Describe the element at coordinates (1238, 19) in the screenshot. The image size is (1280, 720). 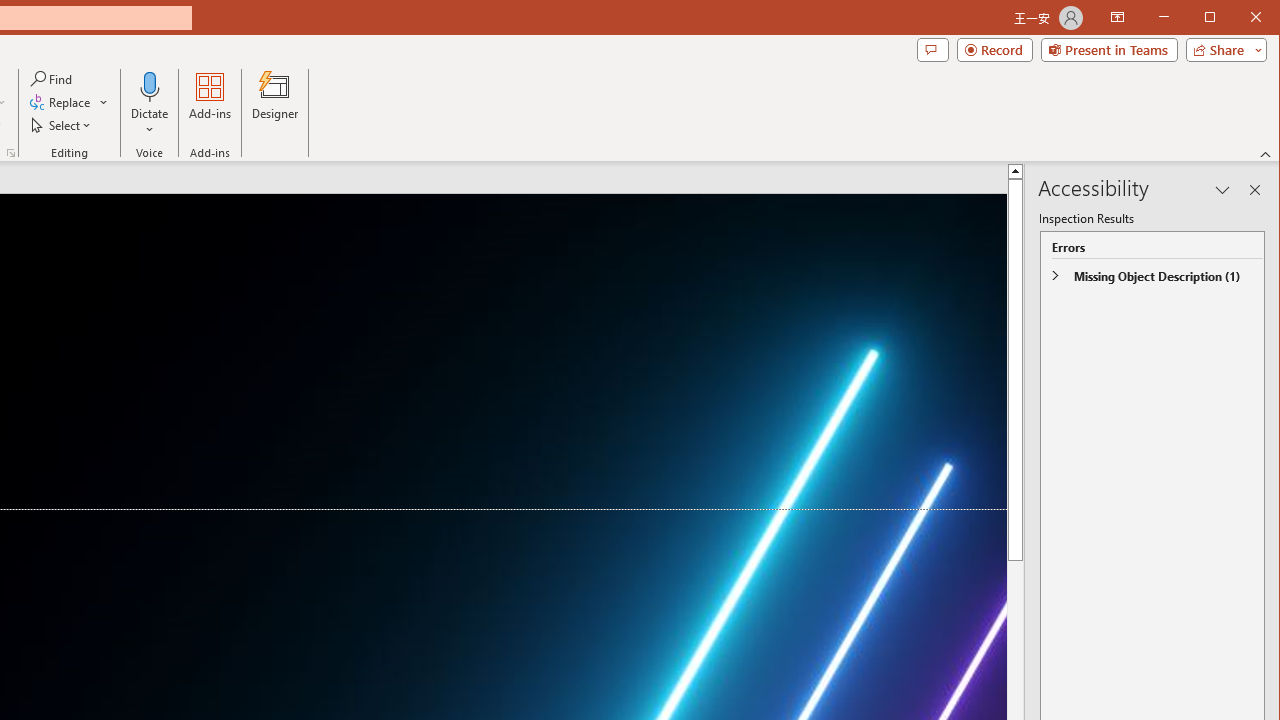
I see `'Maximize'` at that location.